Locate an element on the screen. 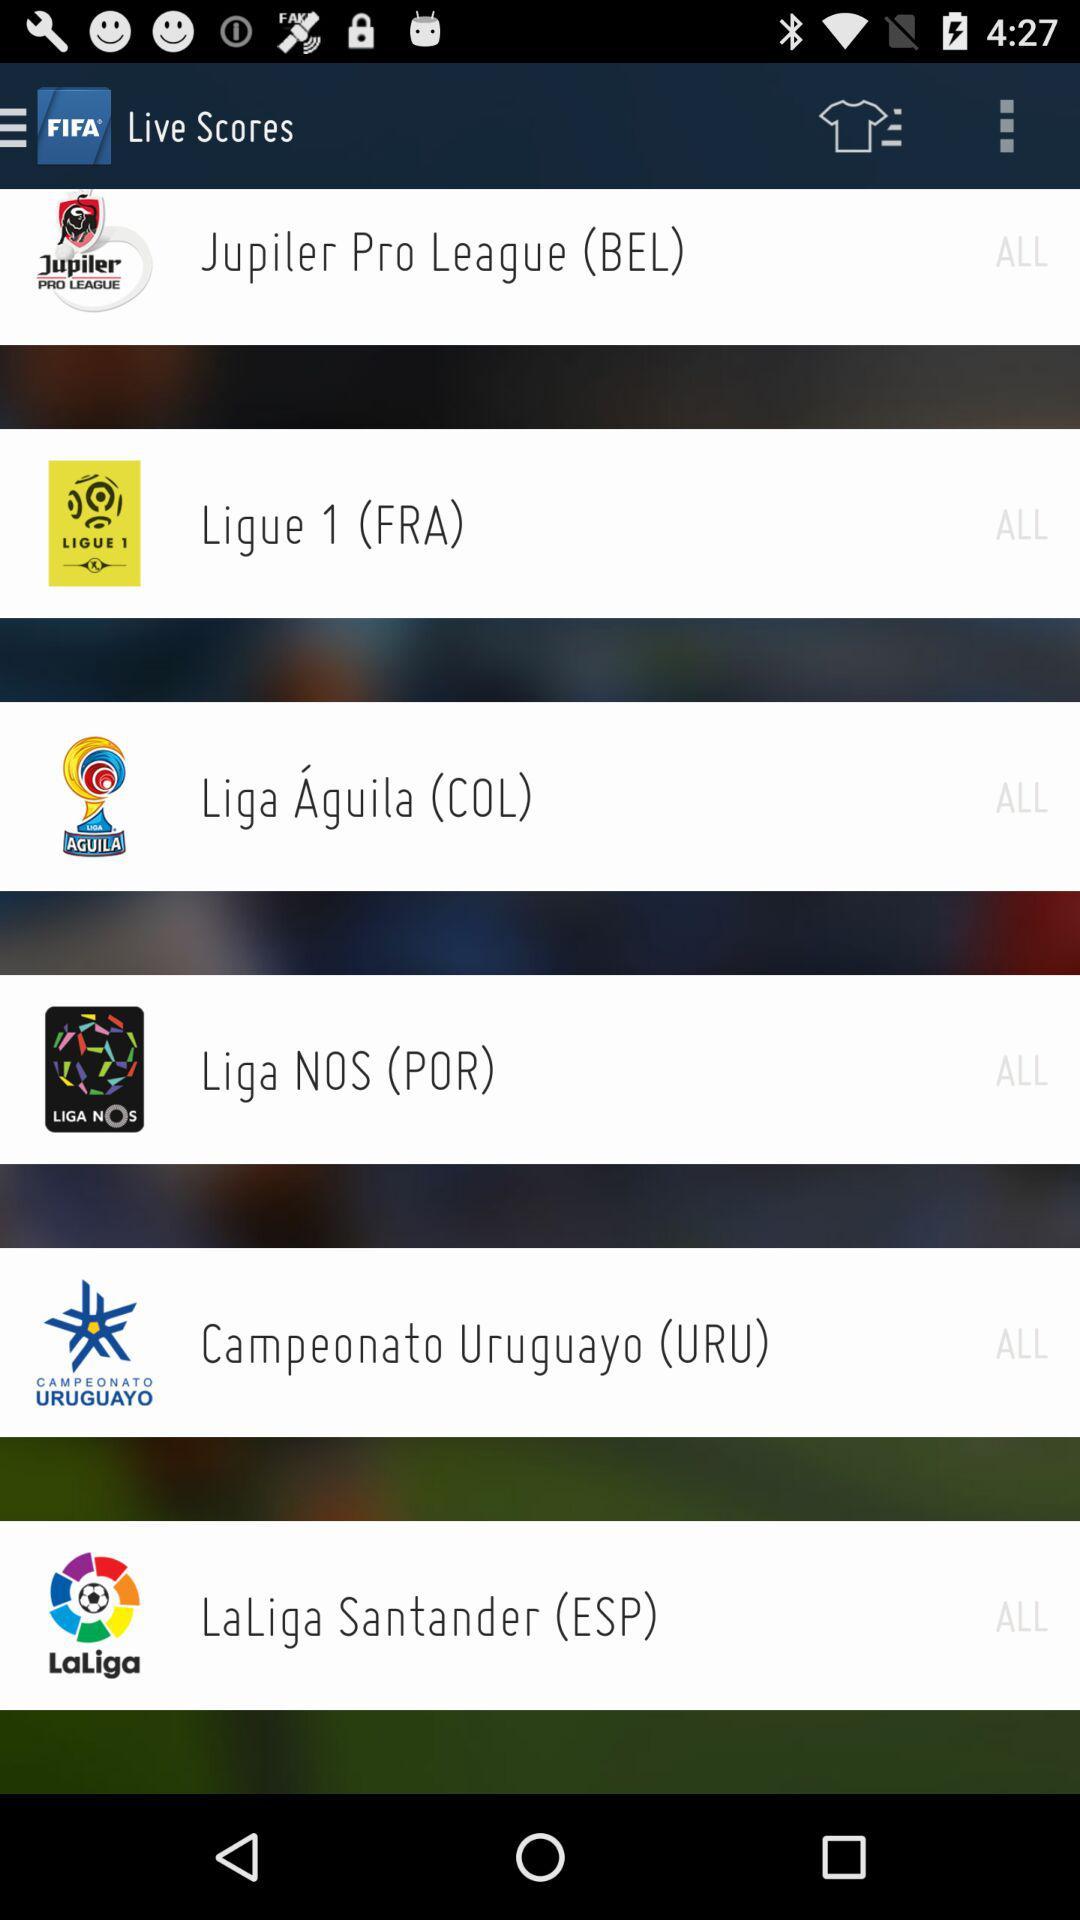  the laliga santander (esp) icon is located at coordinates (596, 1615).